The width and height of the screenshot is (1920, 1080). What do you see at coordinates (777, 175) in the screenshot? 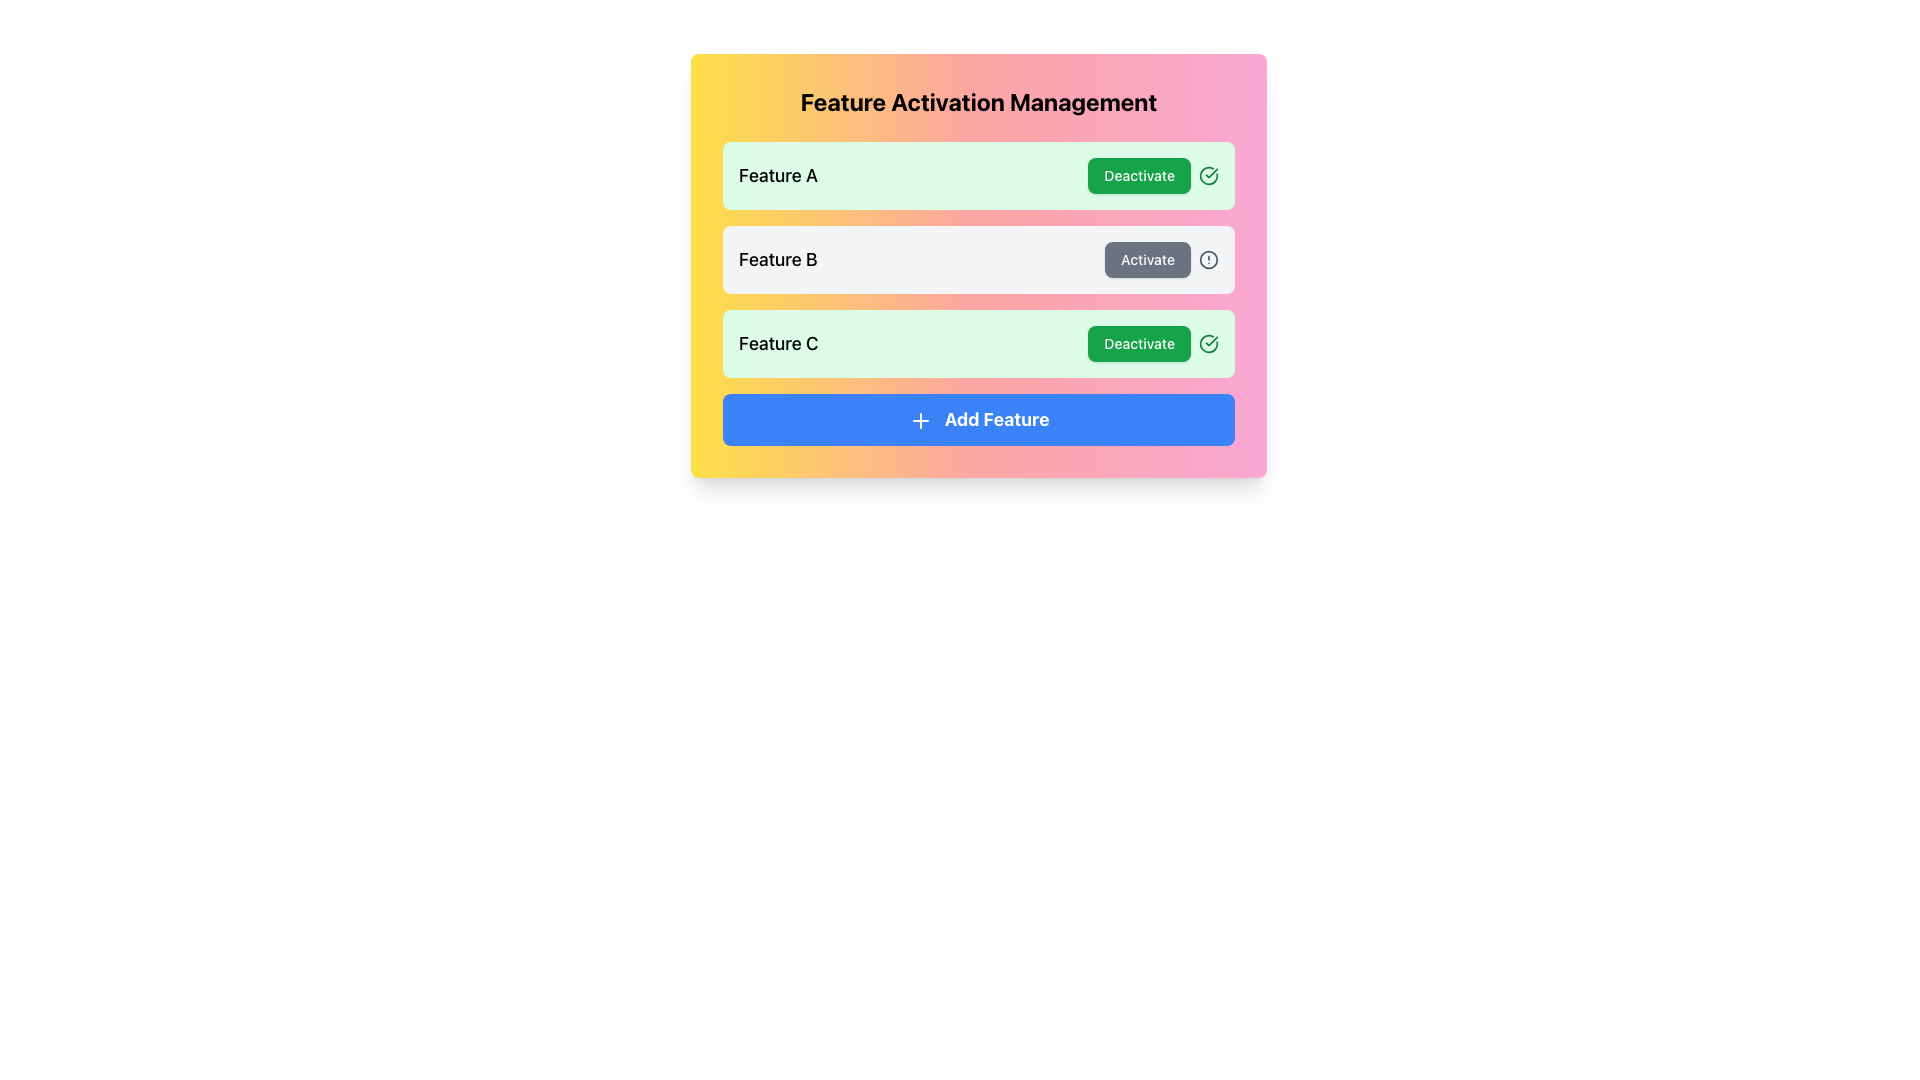
I see `the static text label displaying 'Feature A' located in the top-left area of a green background section` at bounding box center [777, 175].